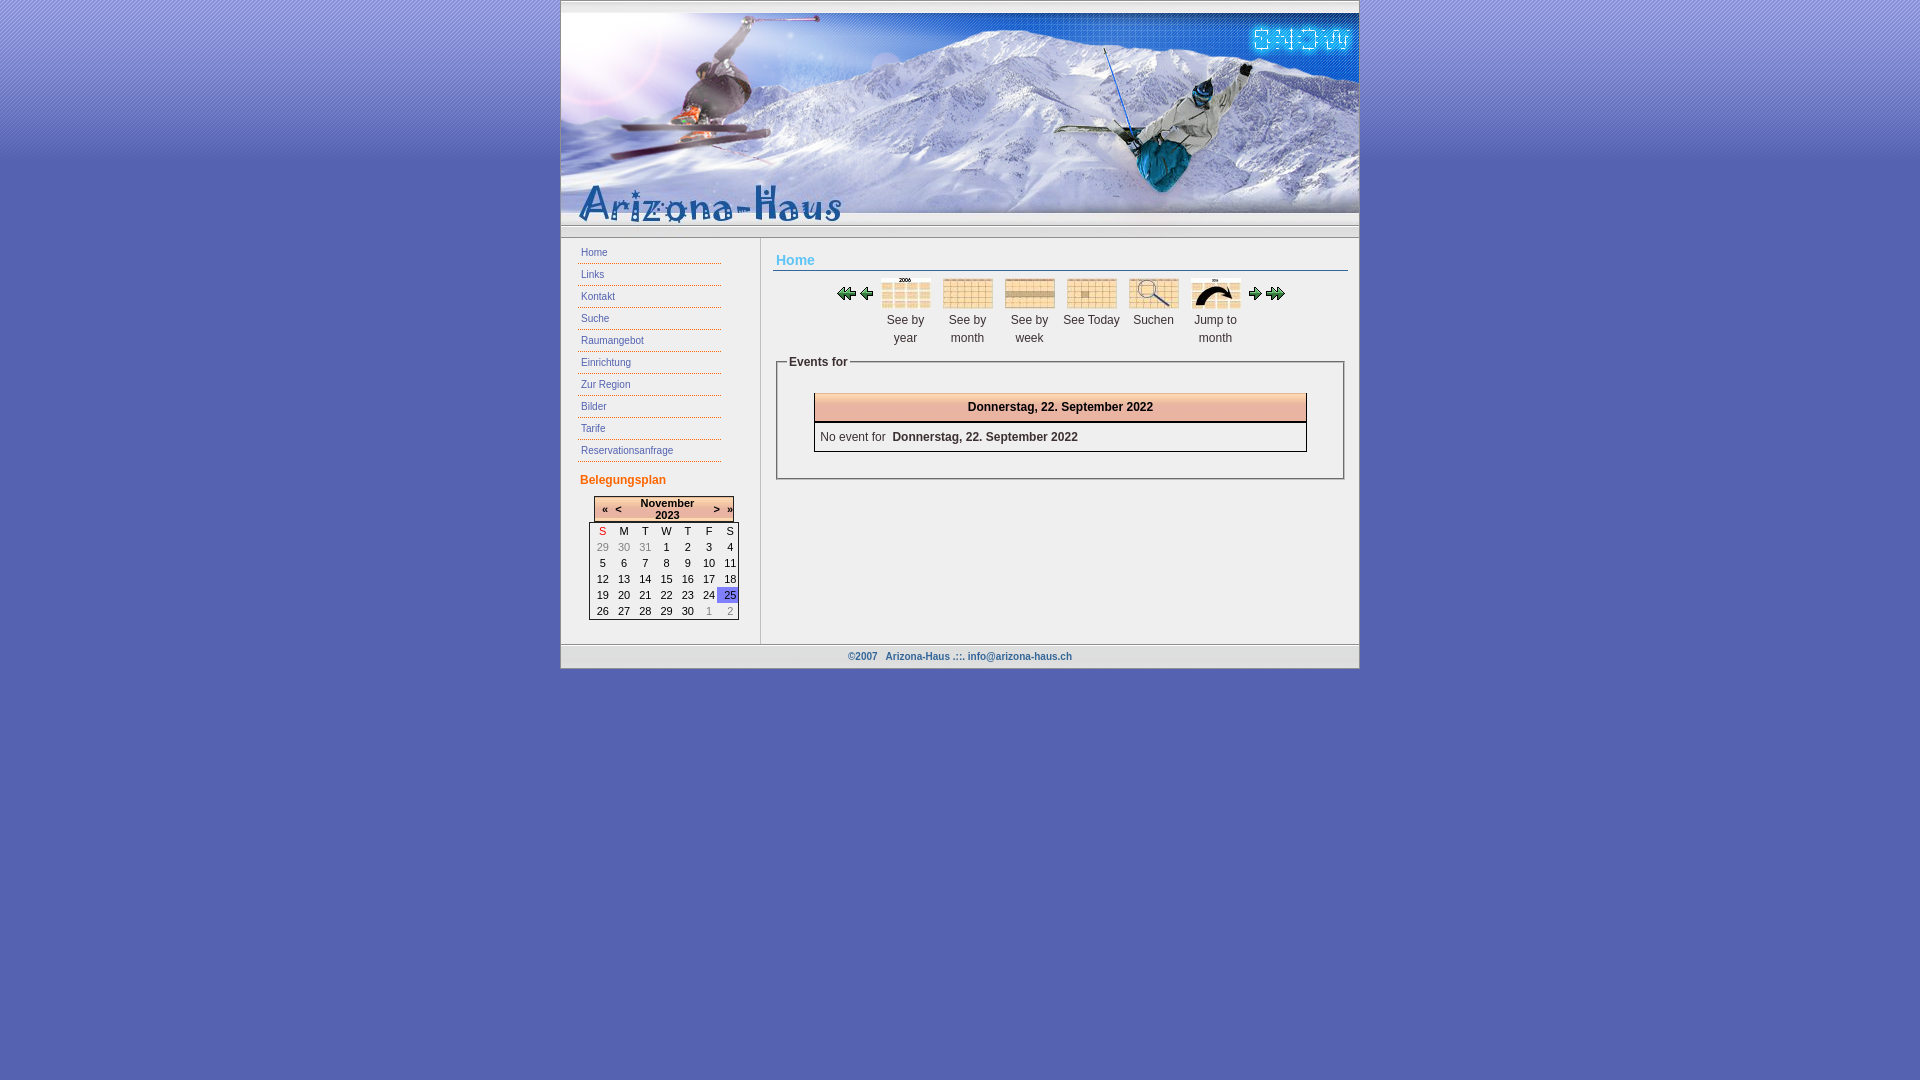  Describe the element at coordinates (649, 318) in the screenshot. I see `'Suche'` at that location.